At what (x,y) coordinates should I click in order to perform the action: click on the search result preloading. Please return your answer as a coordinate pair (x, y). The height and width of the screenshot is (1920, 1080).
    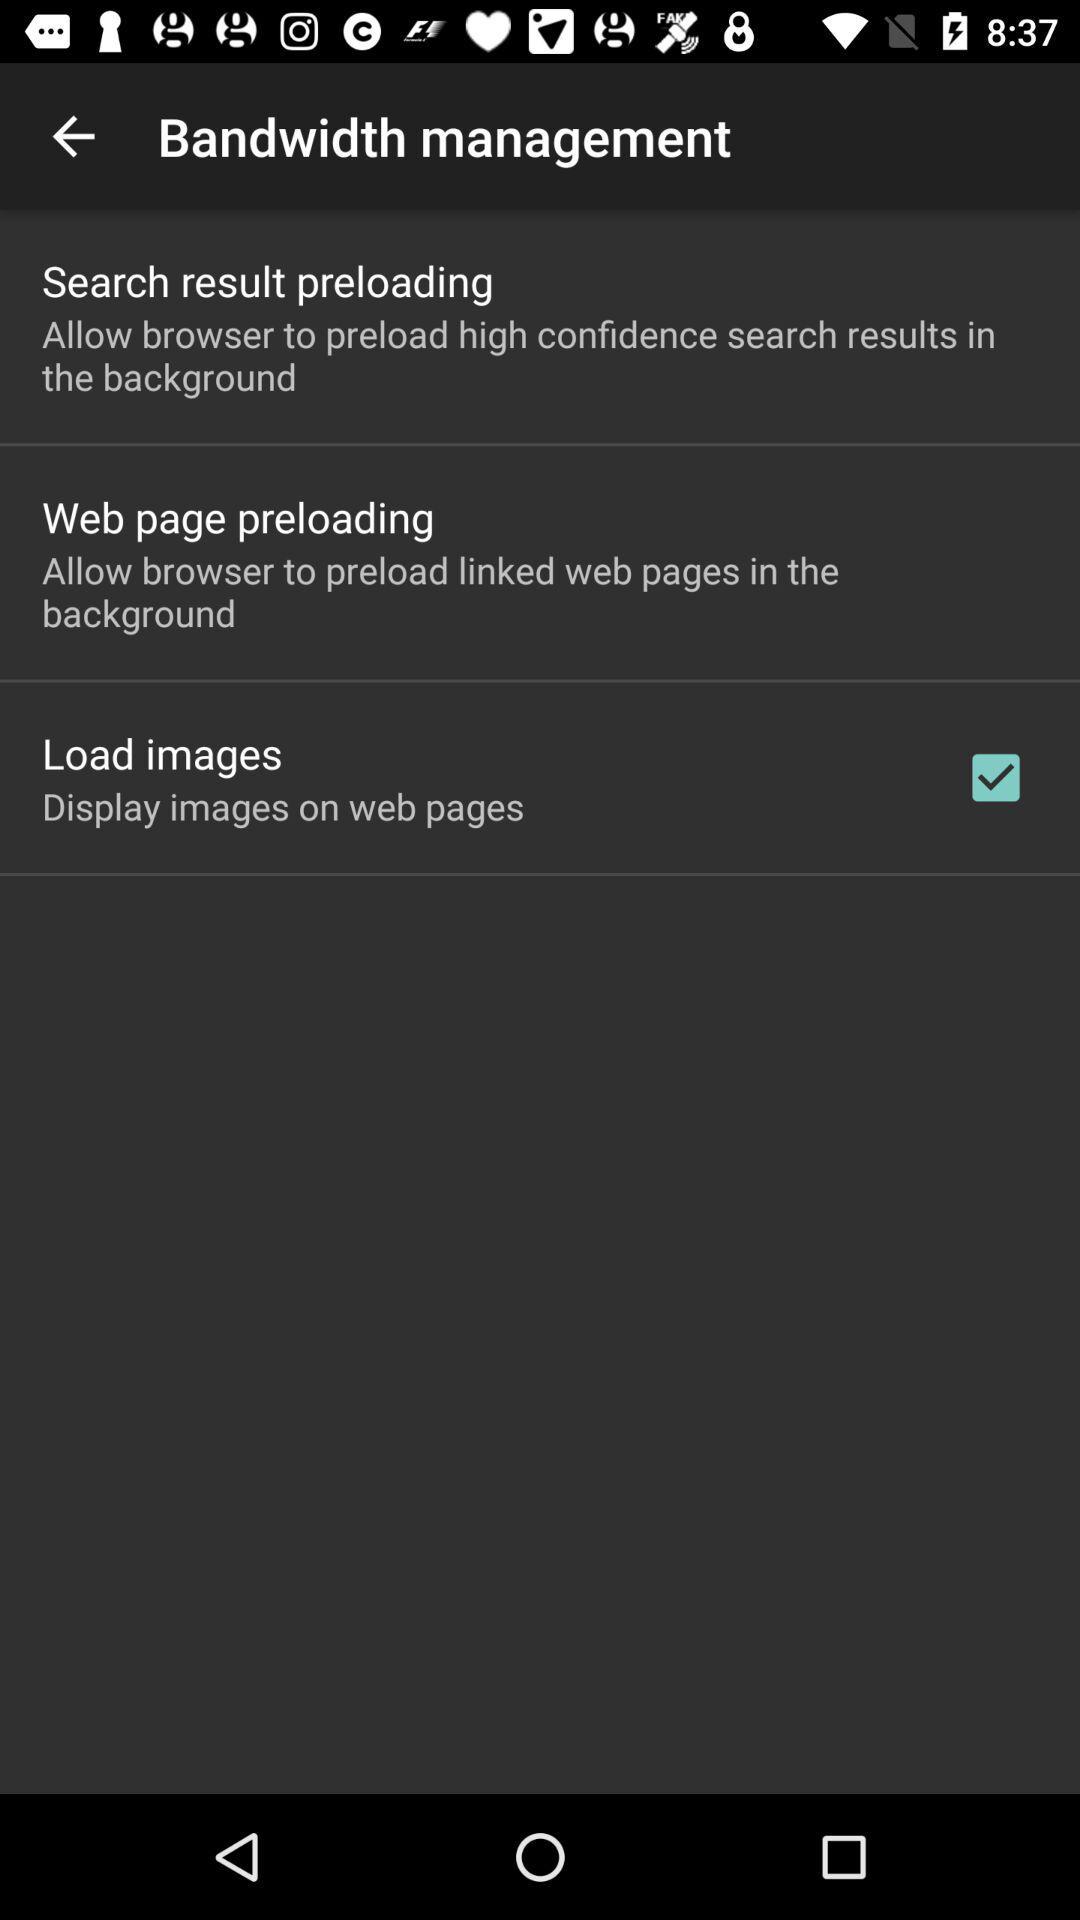
    Looking at the image, I should click on (266, 279).